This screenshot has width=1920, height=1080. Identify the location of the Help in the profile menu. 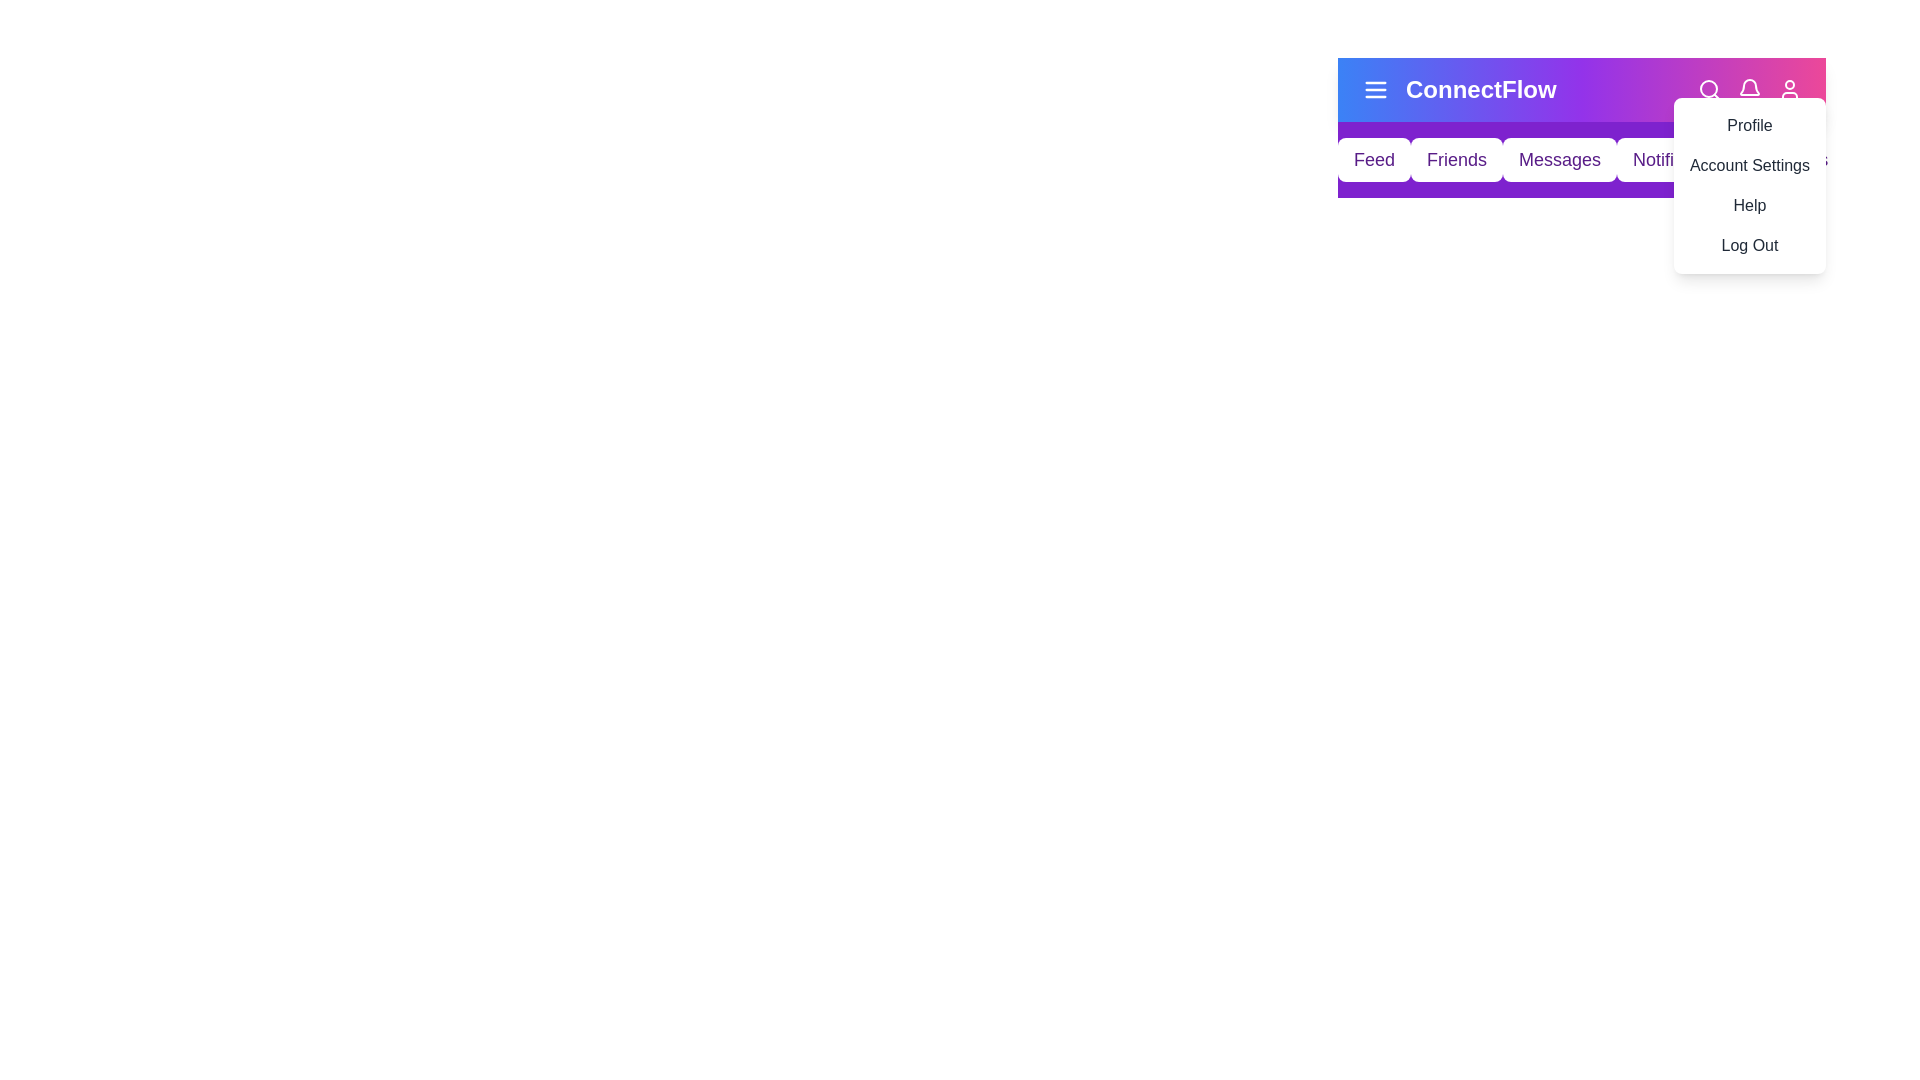
(1747, 205).